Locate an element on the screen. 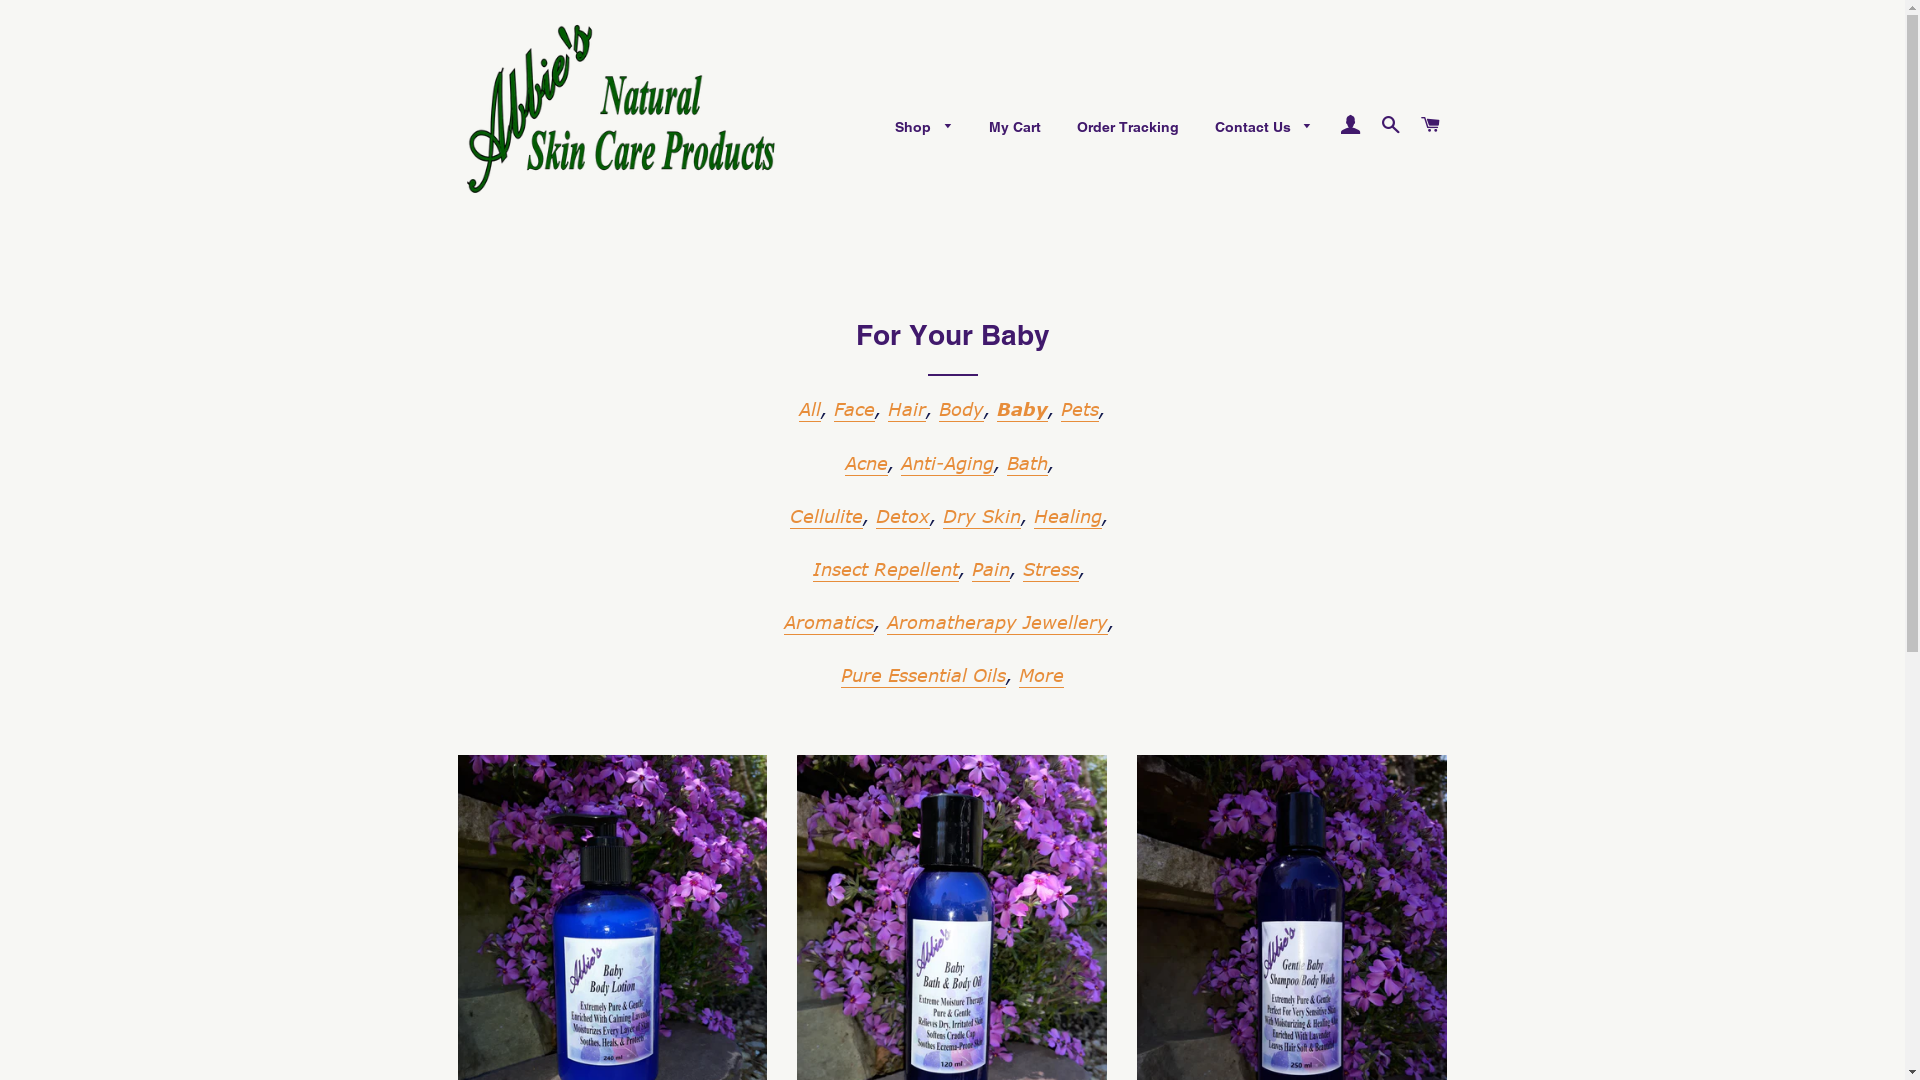 The height and width of the screenshot is (1080, 1920). 'Face' is located at coordinates (854, 408).